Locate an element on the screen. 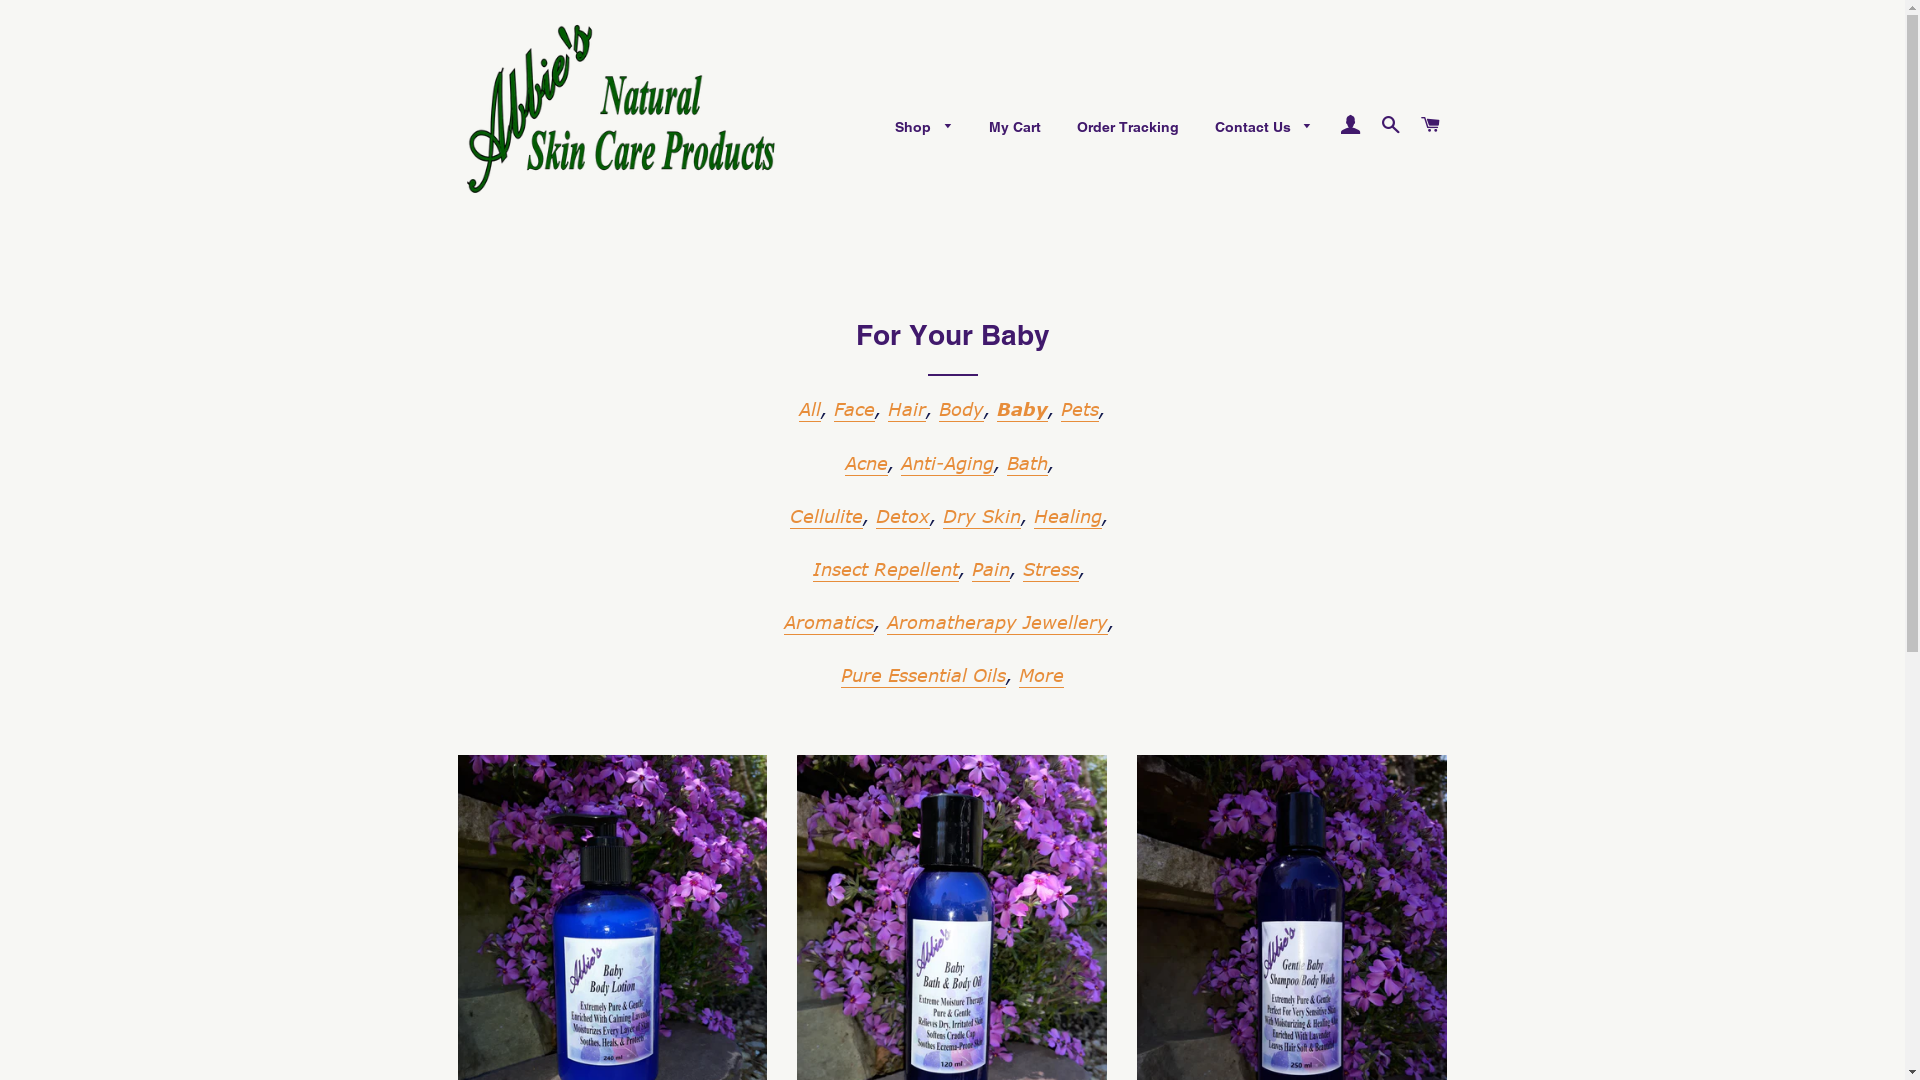 The height and width of the screenshot is (1080, 1920). 'Face' is located at coordinates (854, 408).